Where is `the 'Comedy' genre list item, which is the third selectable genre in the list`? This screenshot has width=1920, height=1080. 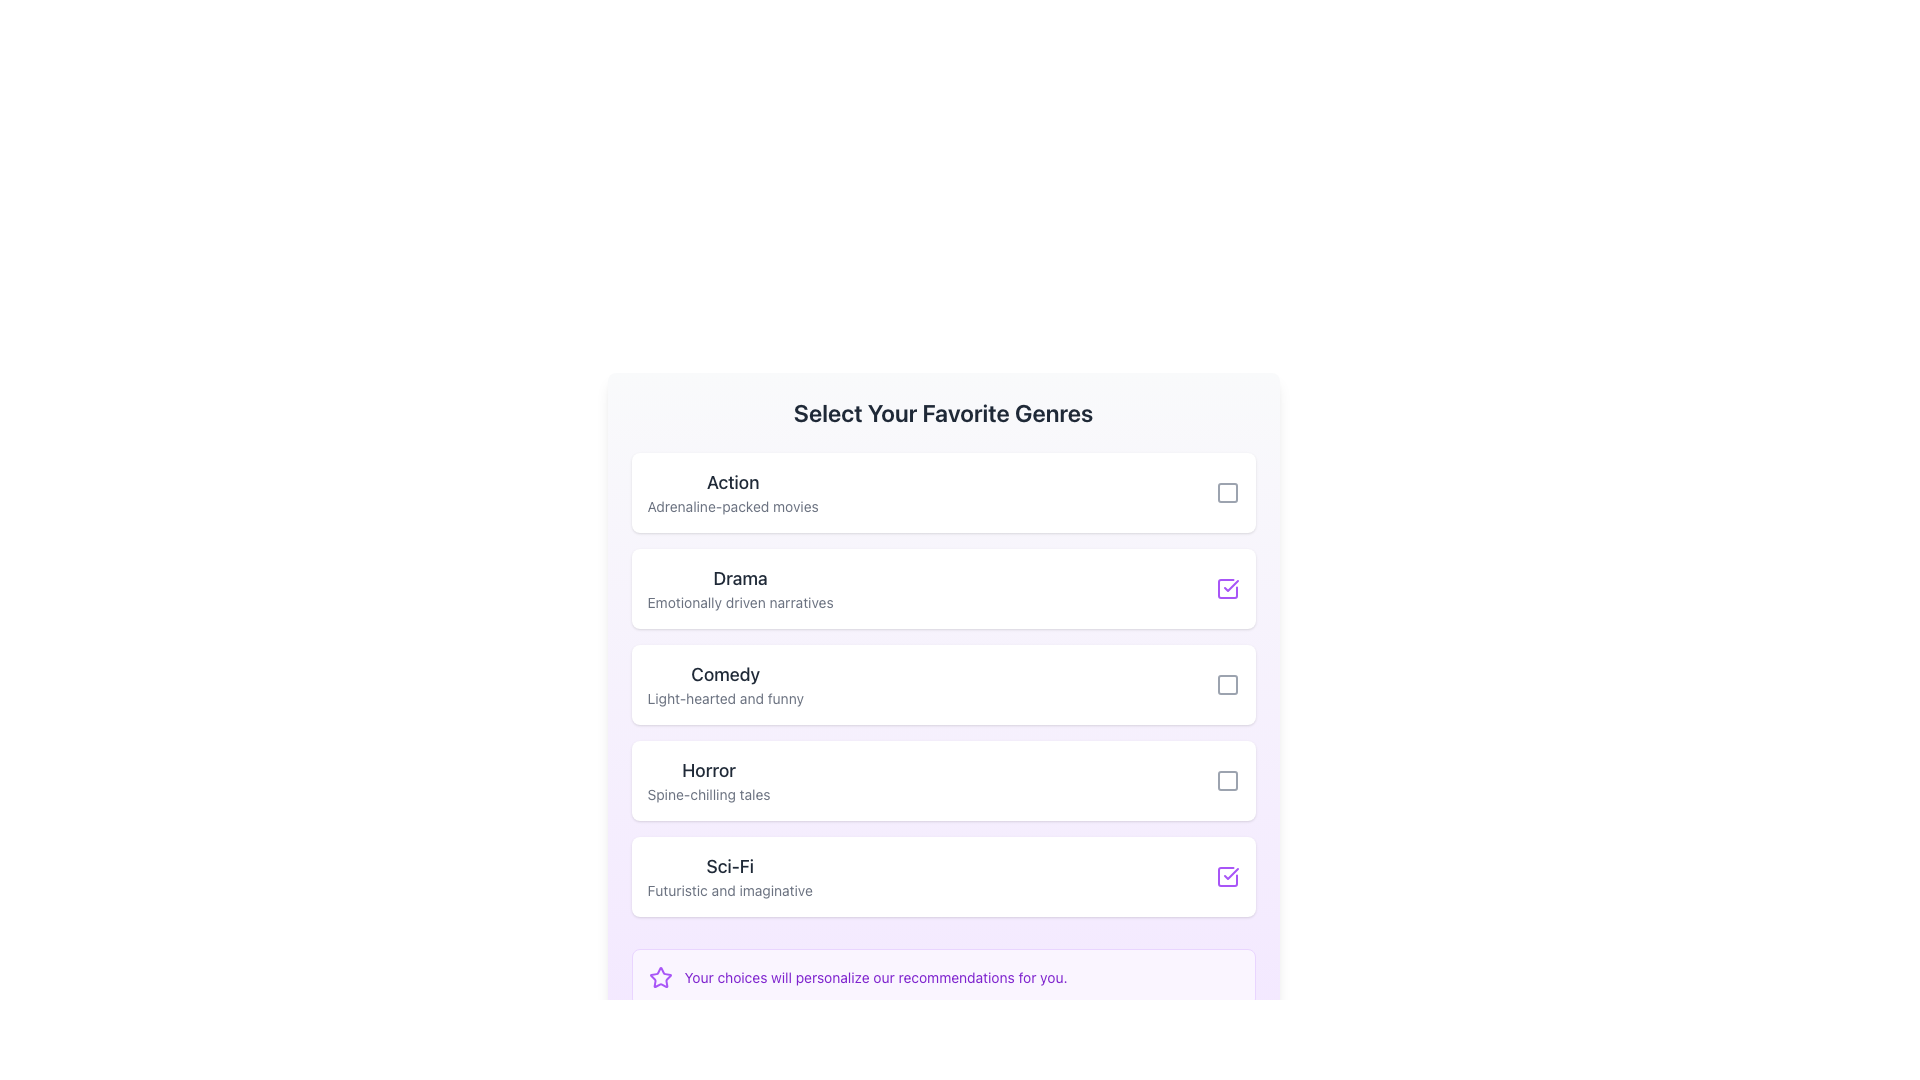 the 'Comedy' genre list item, which is the third selectable genre in the list is located at coordinates (942, 684).